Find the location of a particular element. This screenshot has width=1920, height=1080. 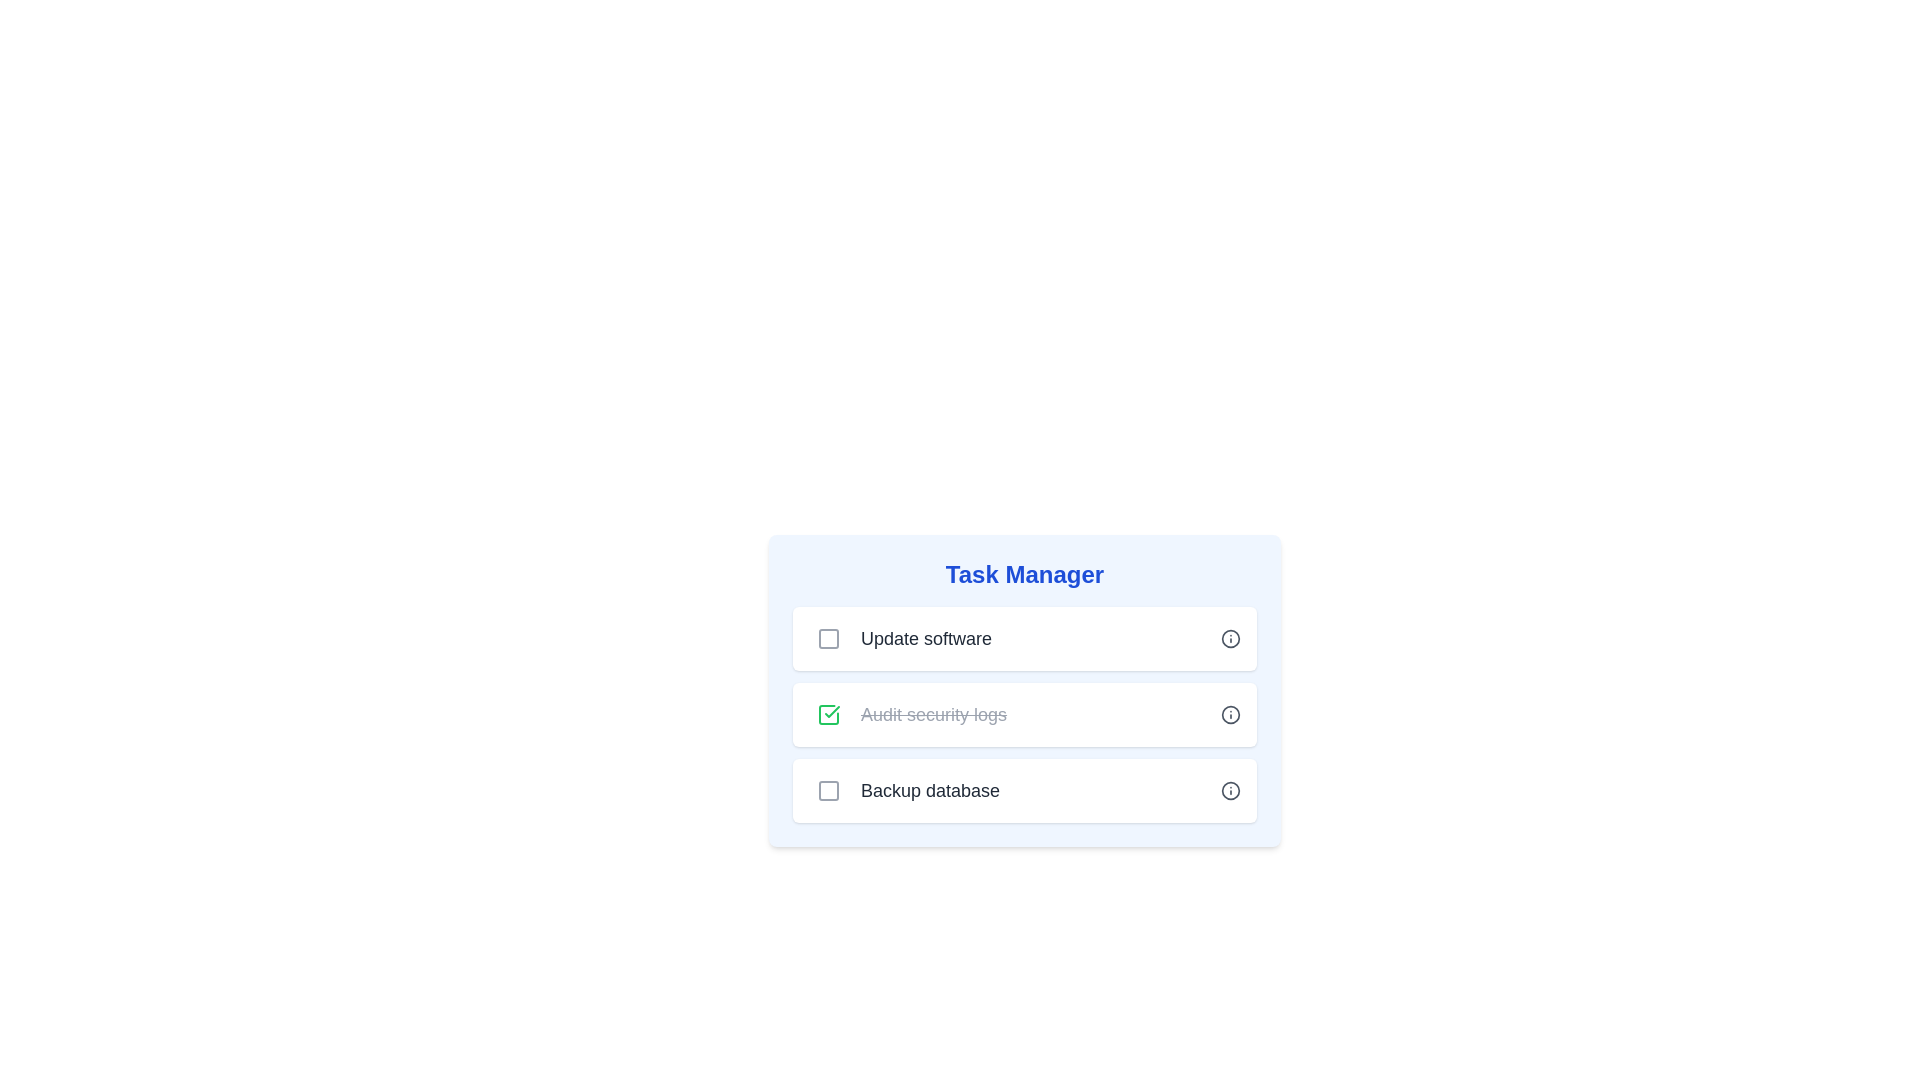

text from the 'Update software' label, which is a bold, dark gray text element located in the task management panel is located at coordinates (925, 639).